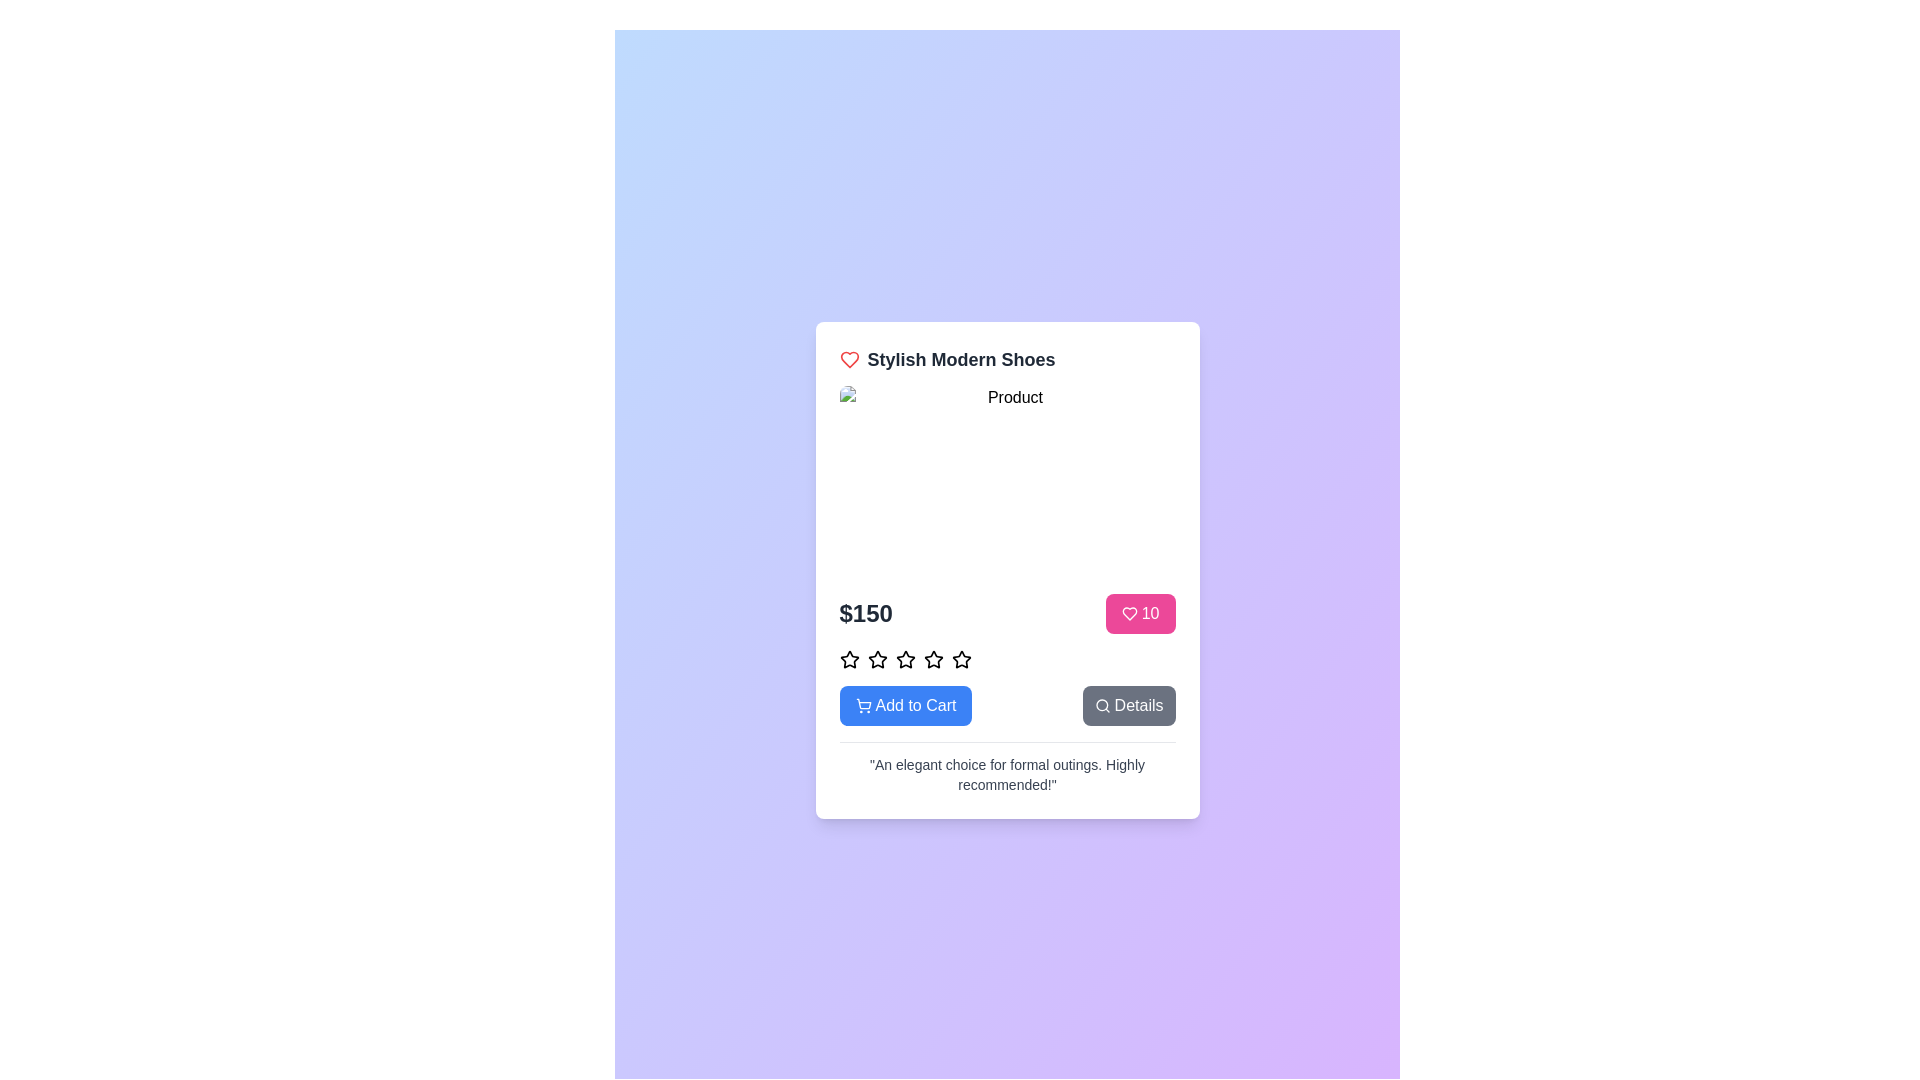 This screenshot has height=1080, width=1920. What do you see at coordinates (866, 612) in the screenshot?
I see `text displayed in the prominent Text Label showing the price '$150', which is styled in a bold and large font and located above a set of star icons` at bounding box center [866, 612].